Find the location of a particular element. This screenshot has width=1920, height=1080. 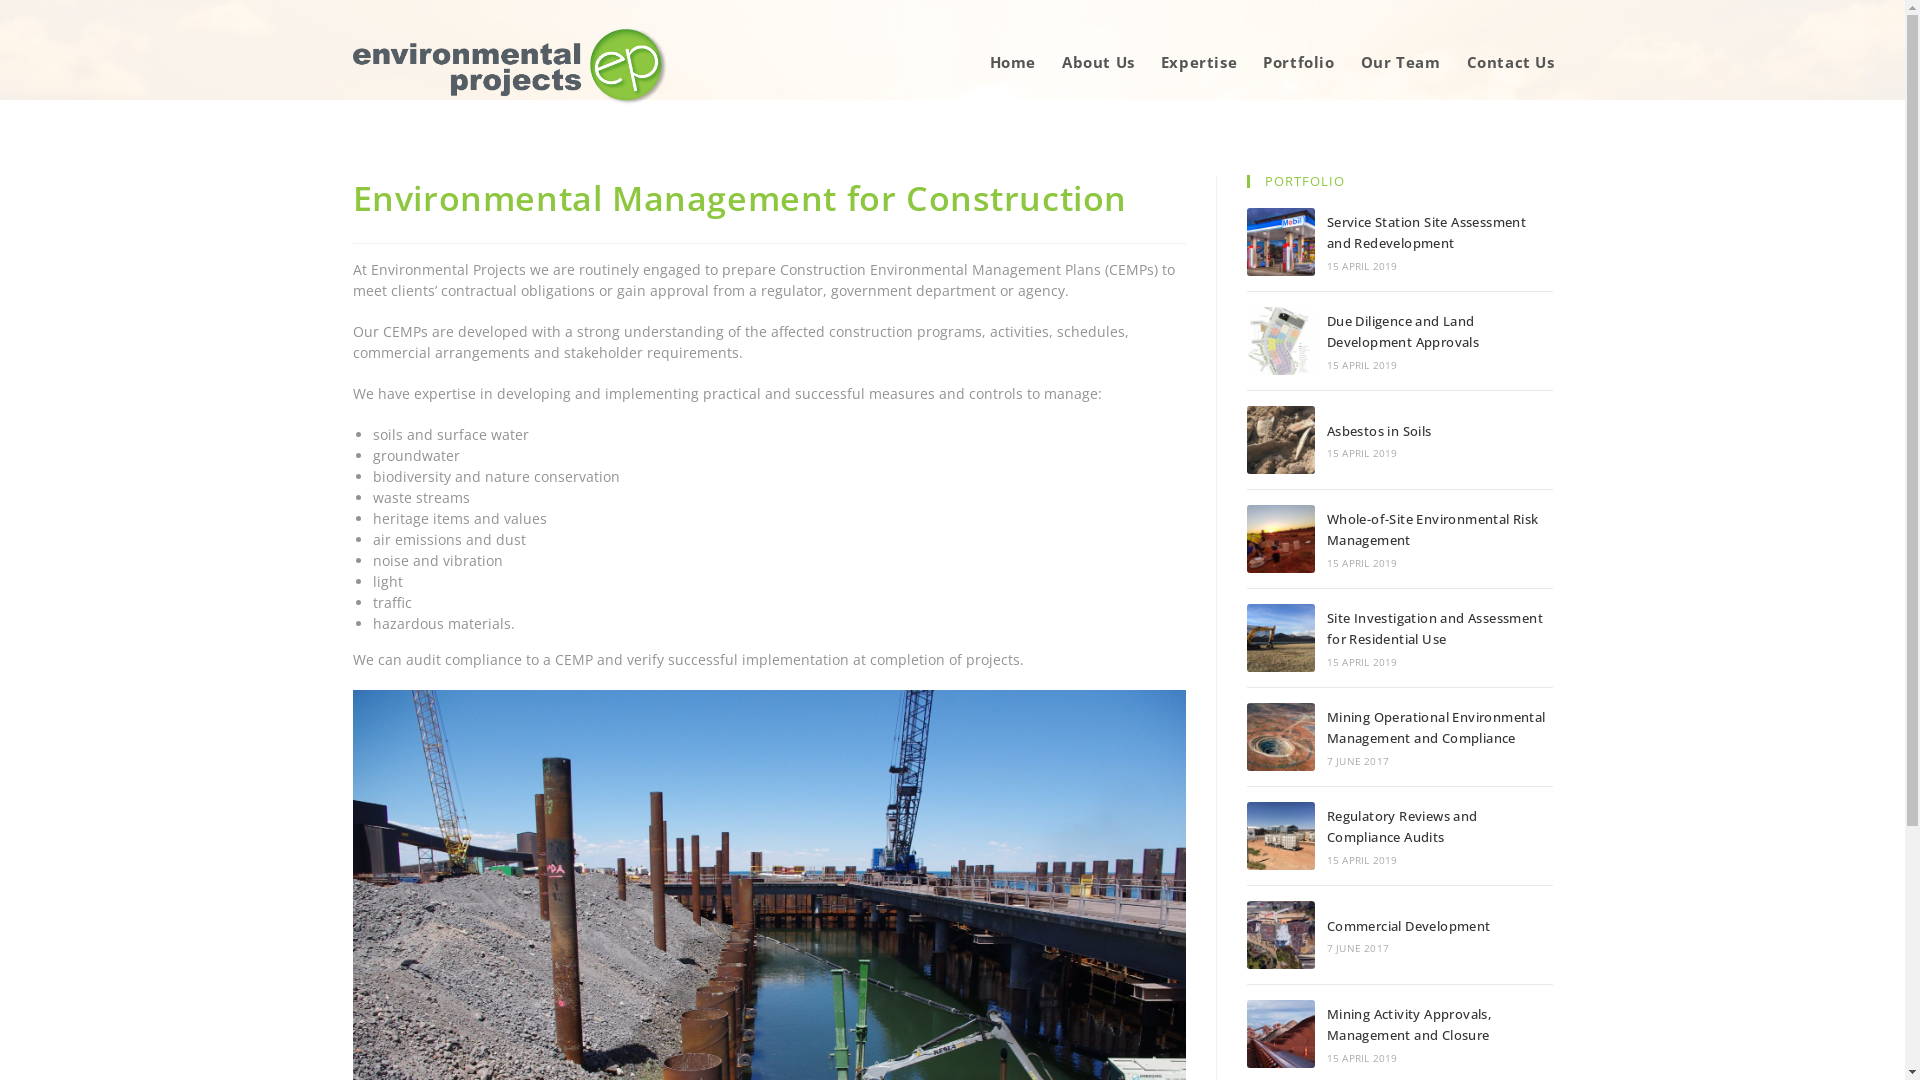

'Our Team' is located at coordinates (1400, 61).